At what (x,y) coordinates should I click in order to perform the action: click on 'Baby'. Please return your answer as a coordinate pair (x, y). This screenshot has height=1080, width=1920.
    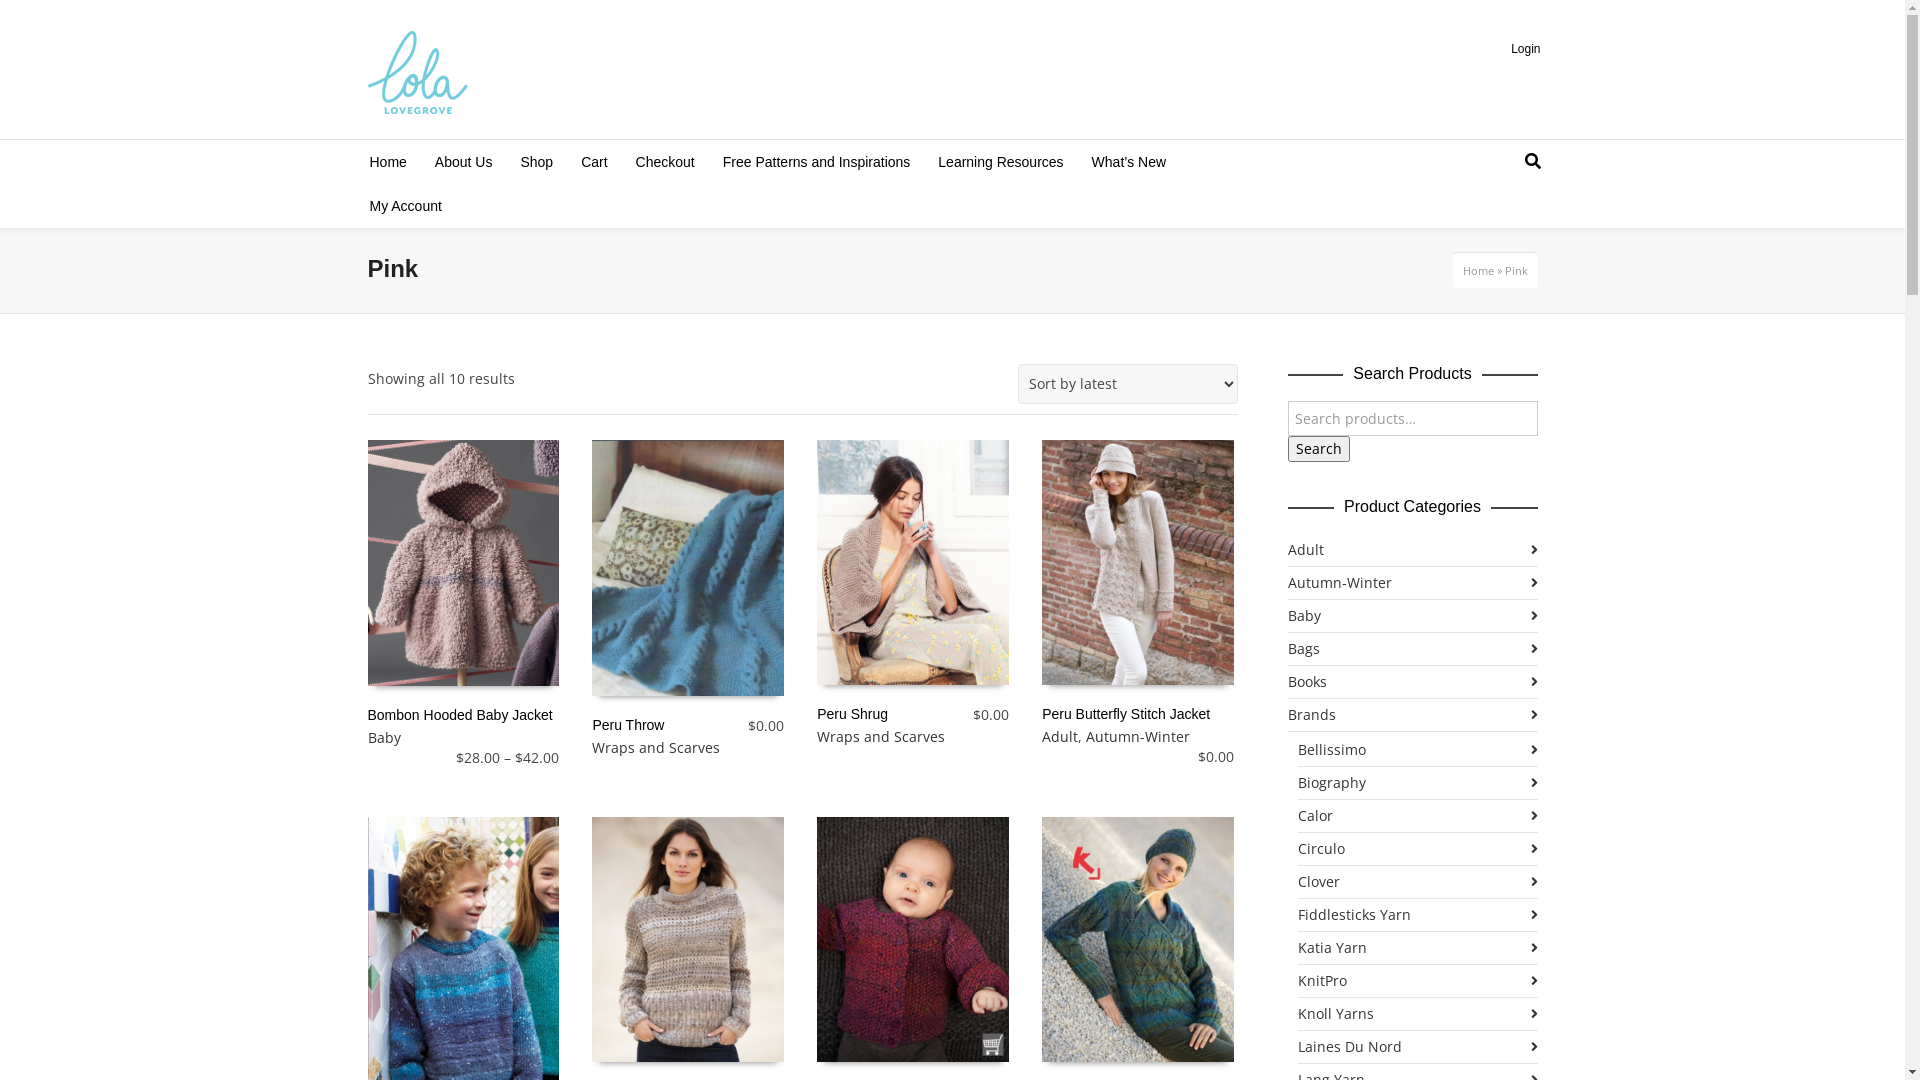
    Looking at the image, I should click on (384, 737).